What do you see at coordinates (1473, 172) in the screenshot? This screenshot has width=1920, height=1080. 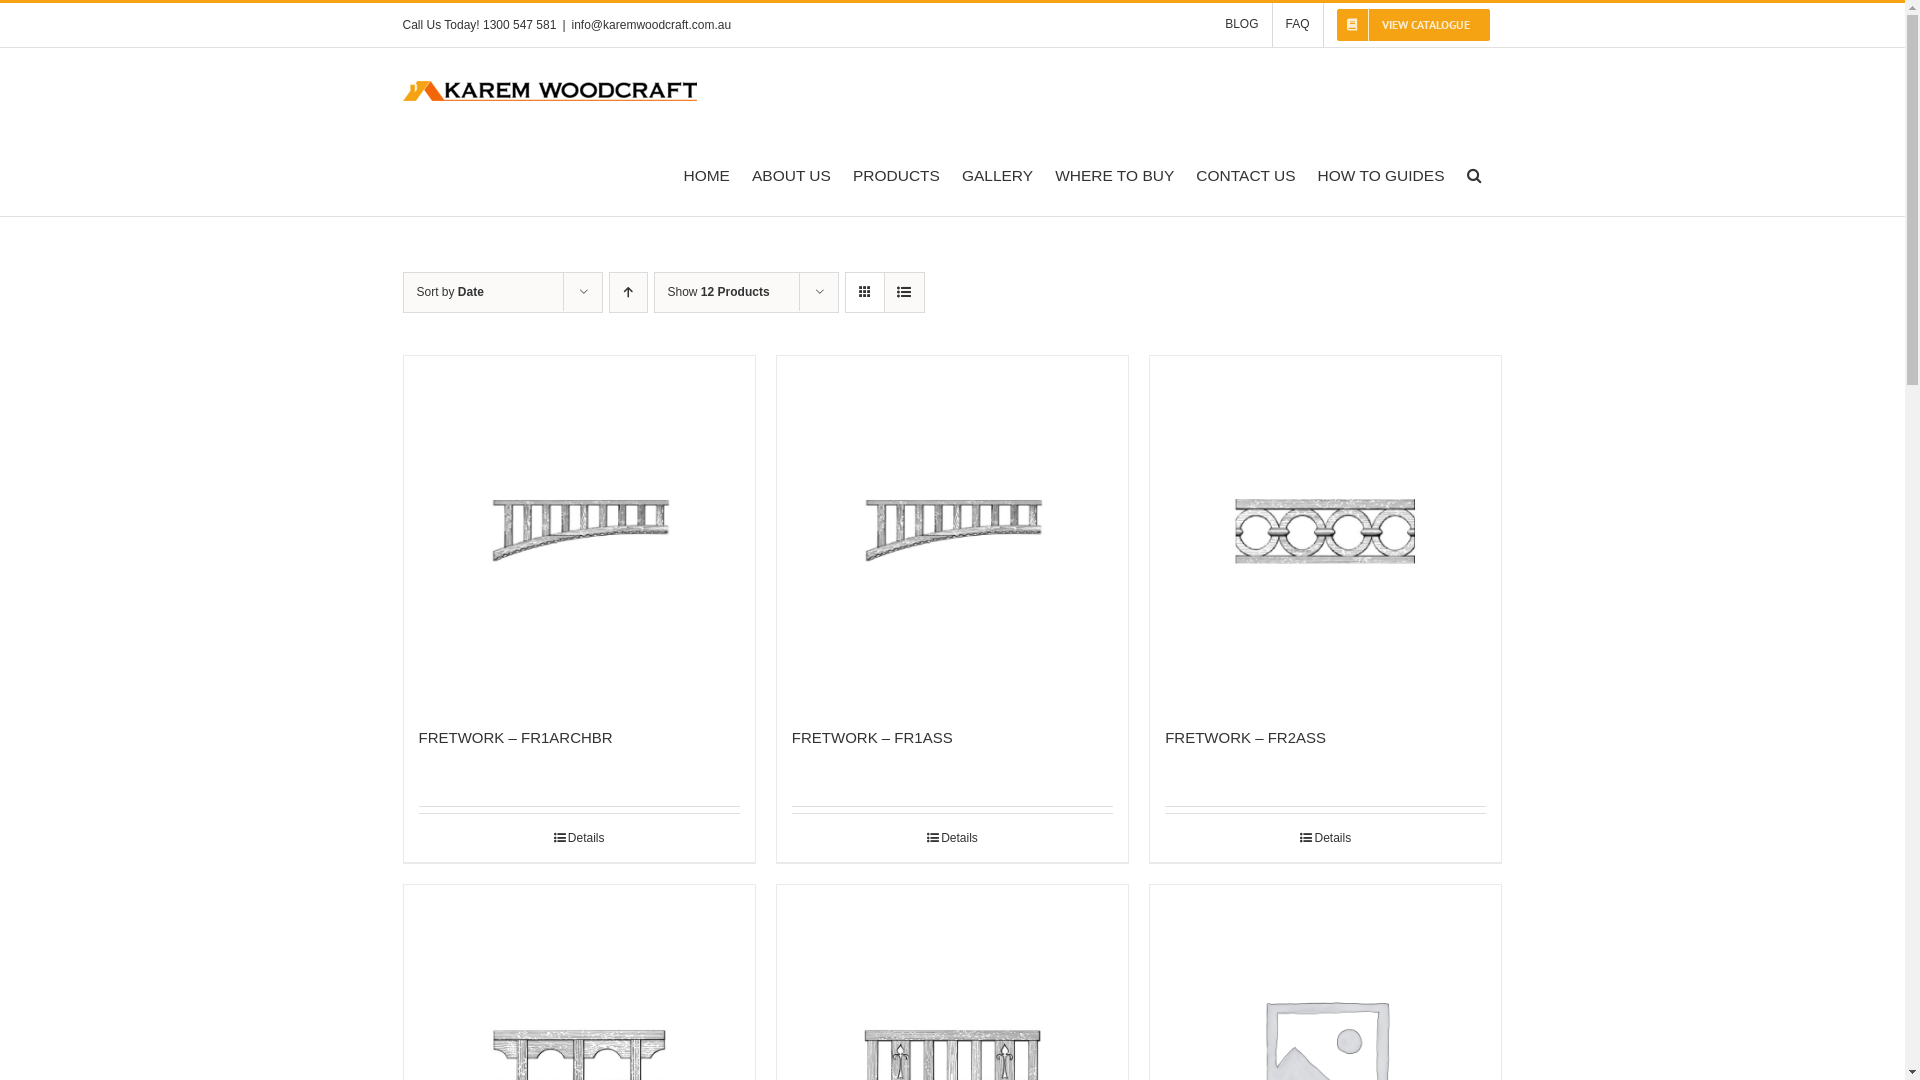 I see `'Search'` at bounding box center [1473, 172].